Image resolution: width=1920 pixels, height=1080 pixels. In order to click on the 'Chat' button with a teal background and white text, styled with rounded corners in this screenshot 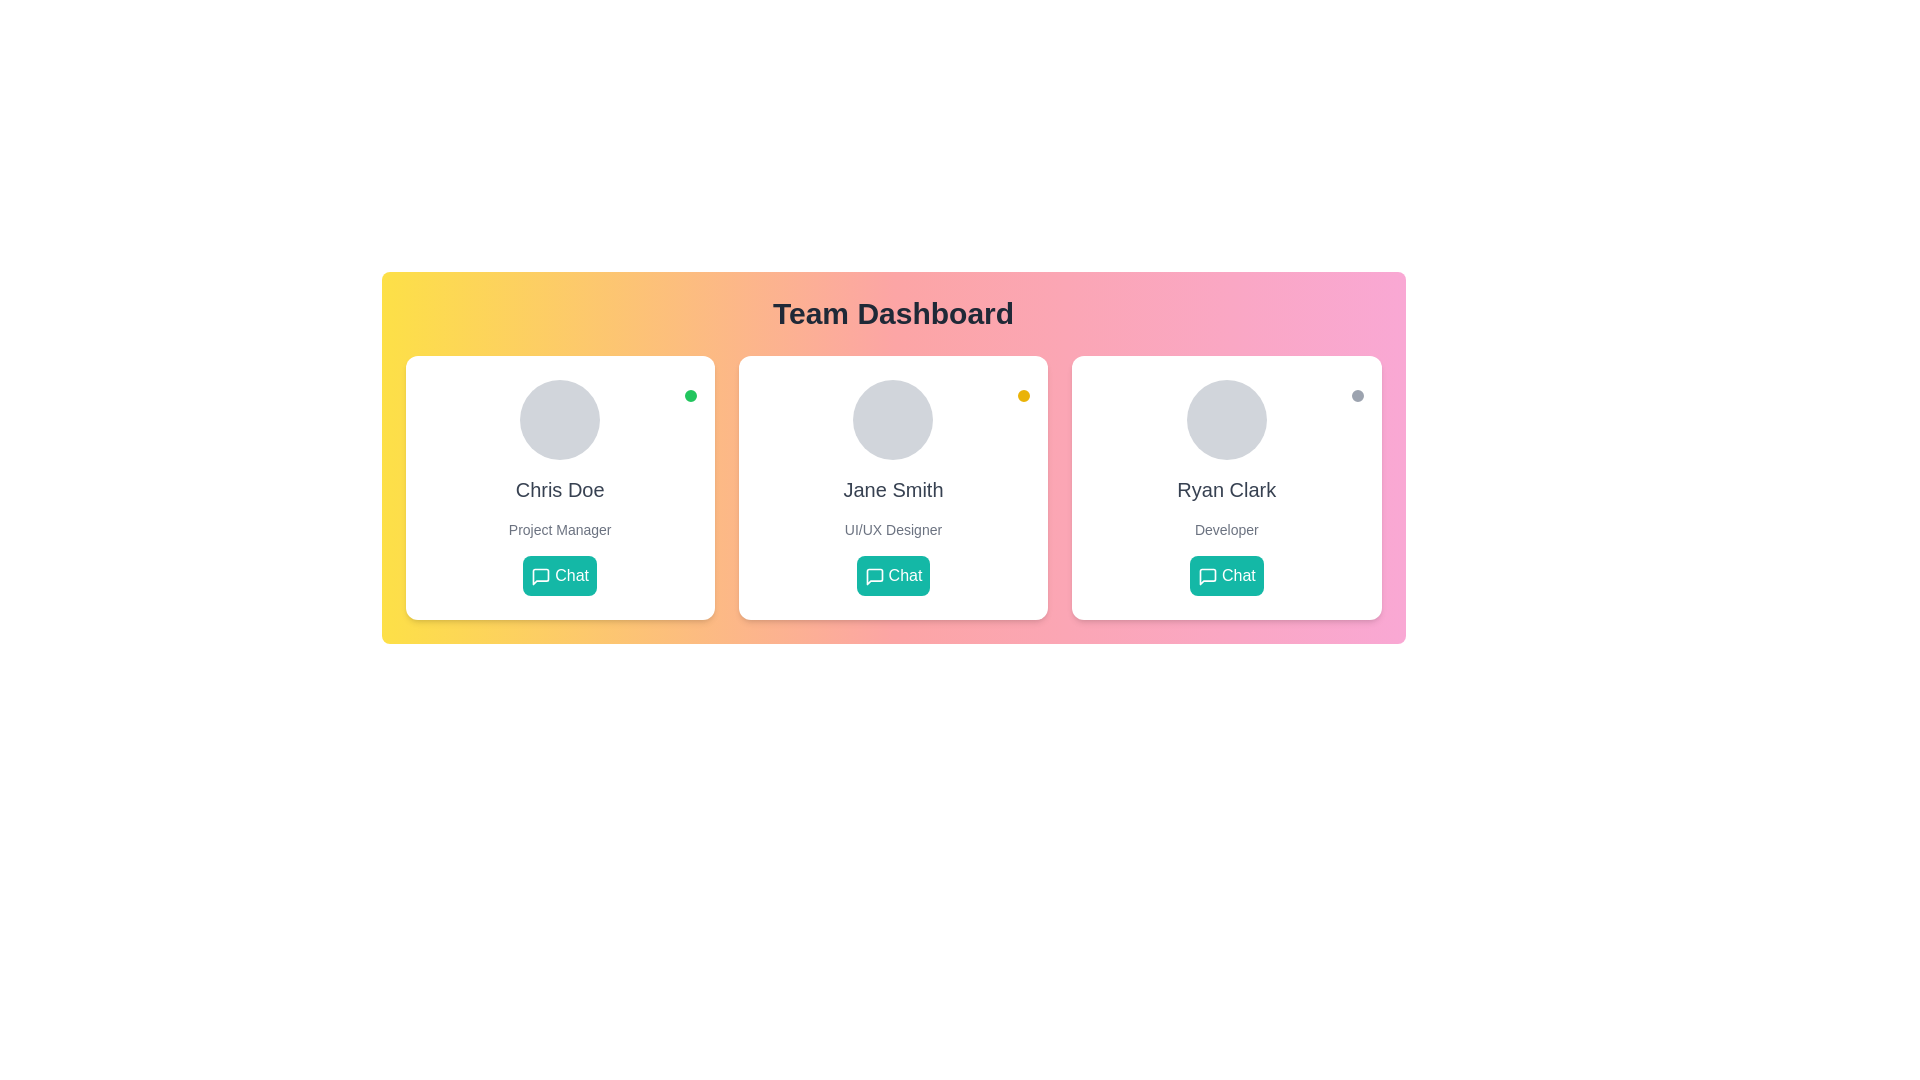, I will do `click(892, 575)`.